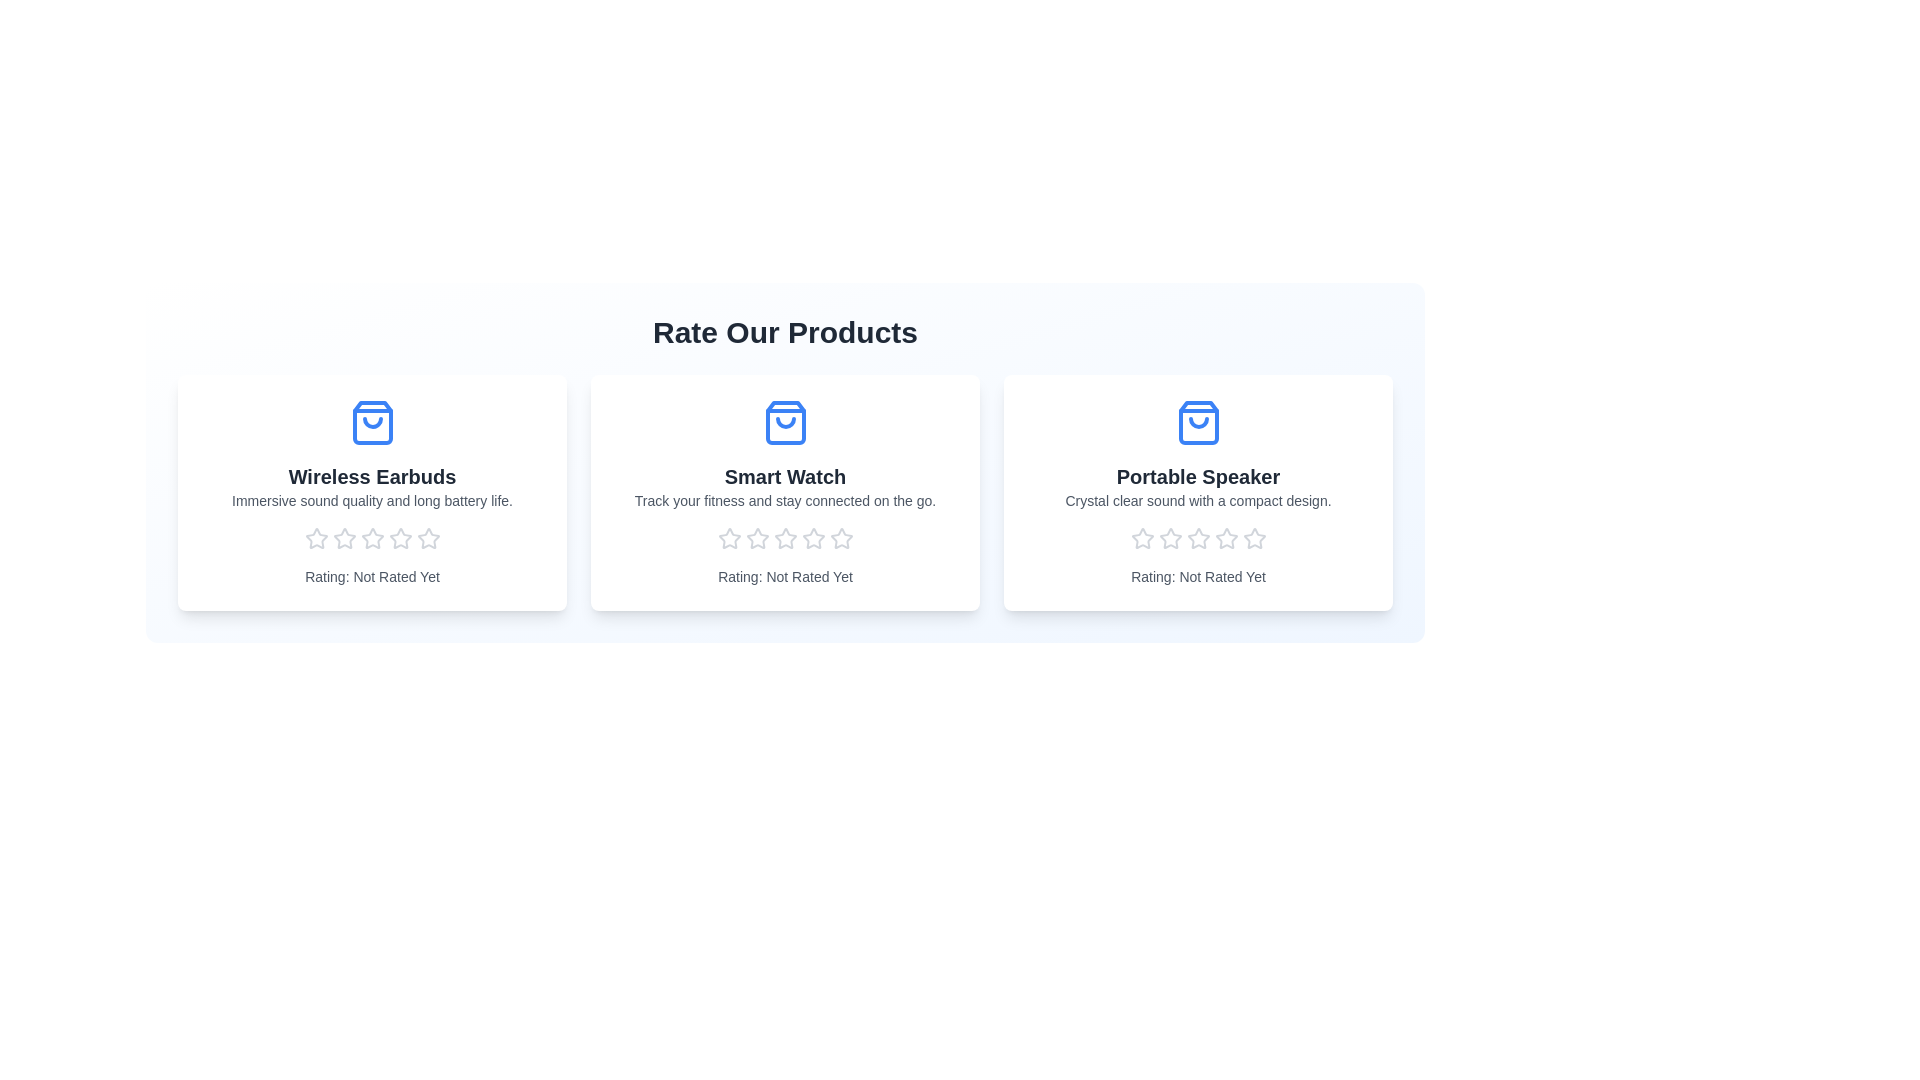 This screenshot has width=1920, height=1080. What do you see at coordinates (784, 500) in the screenshot?
I see `the description of the product Smart Watch` at bounding box center [784, 500].